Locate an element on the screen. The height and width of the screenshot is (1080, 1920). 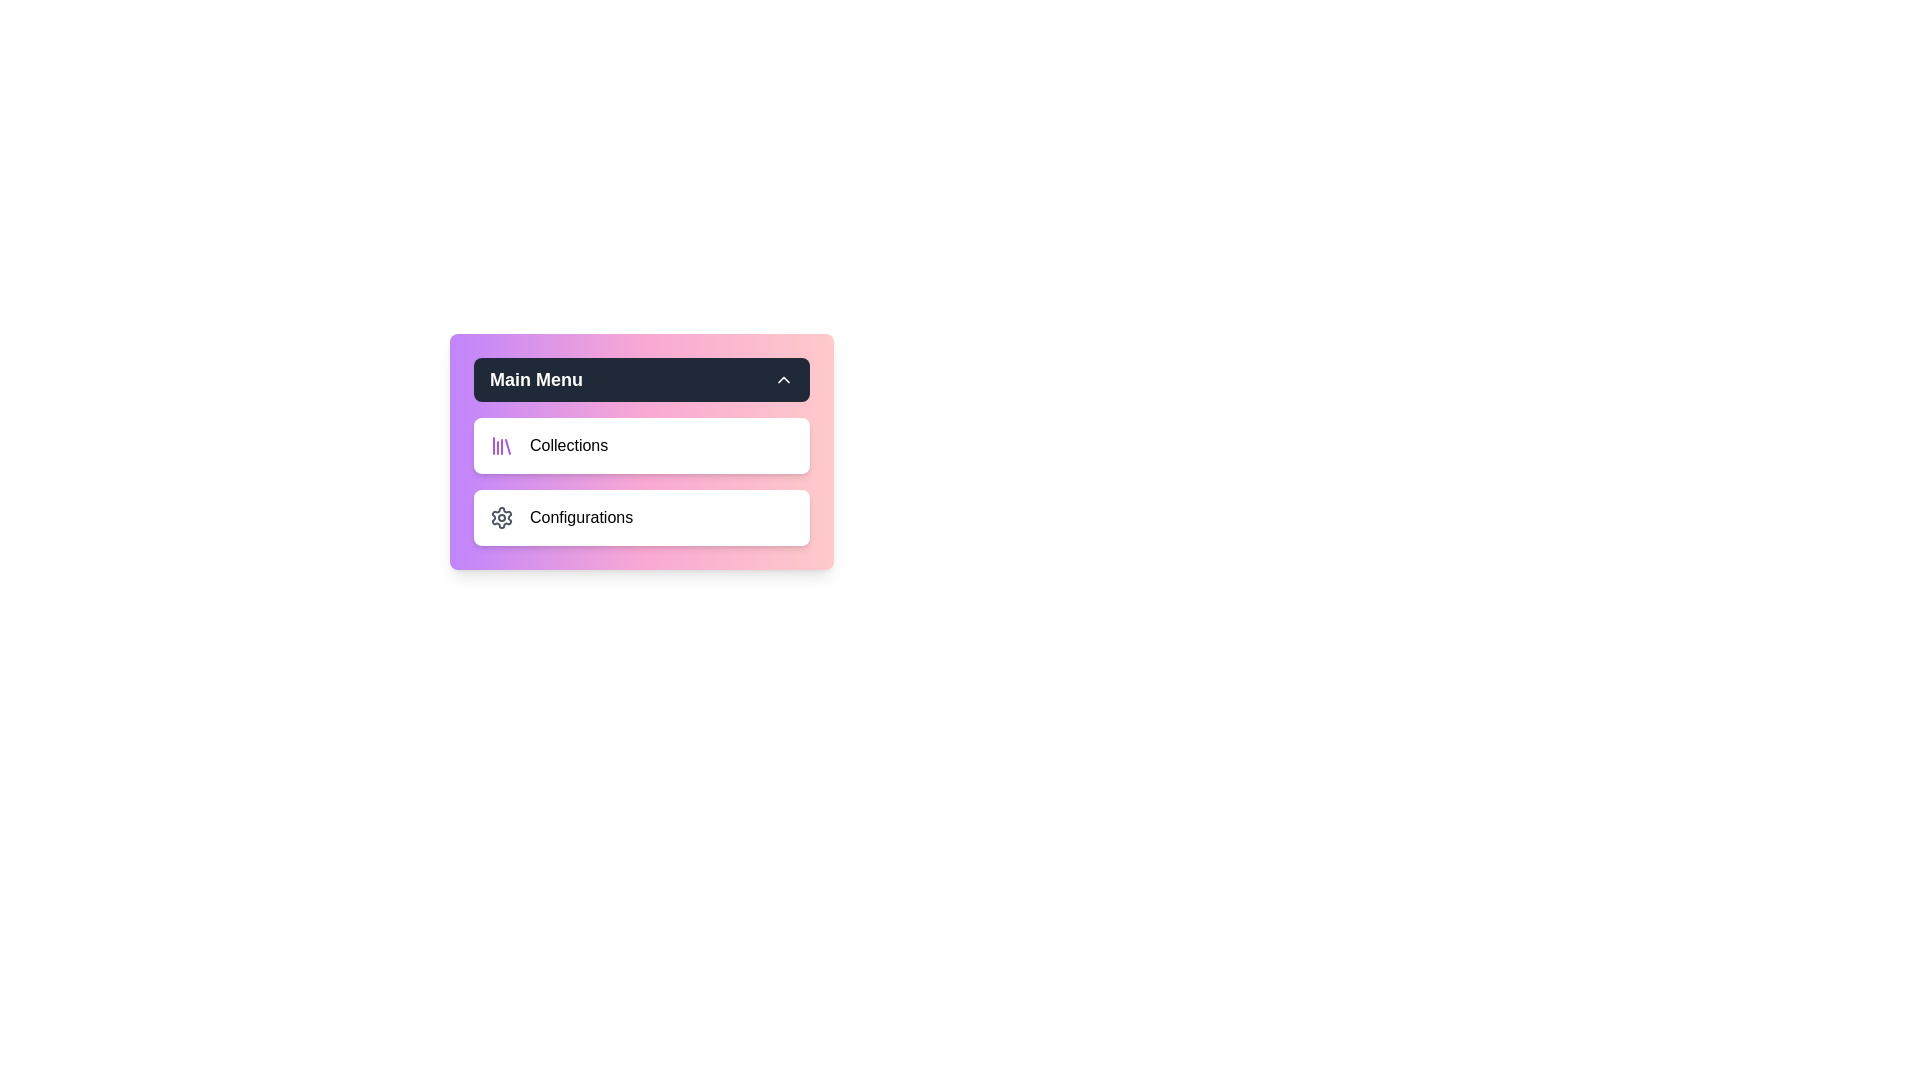
the first item in the list under 'Main Menu' labeled 'Collections' is located at coordinates (642, 445).